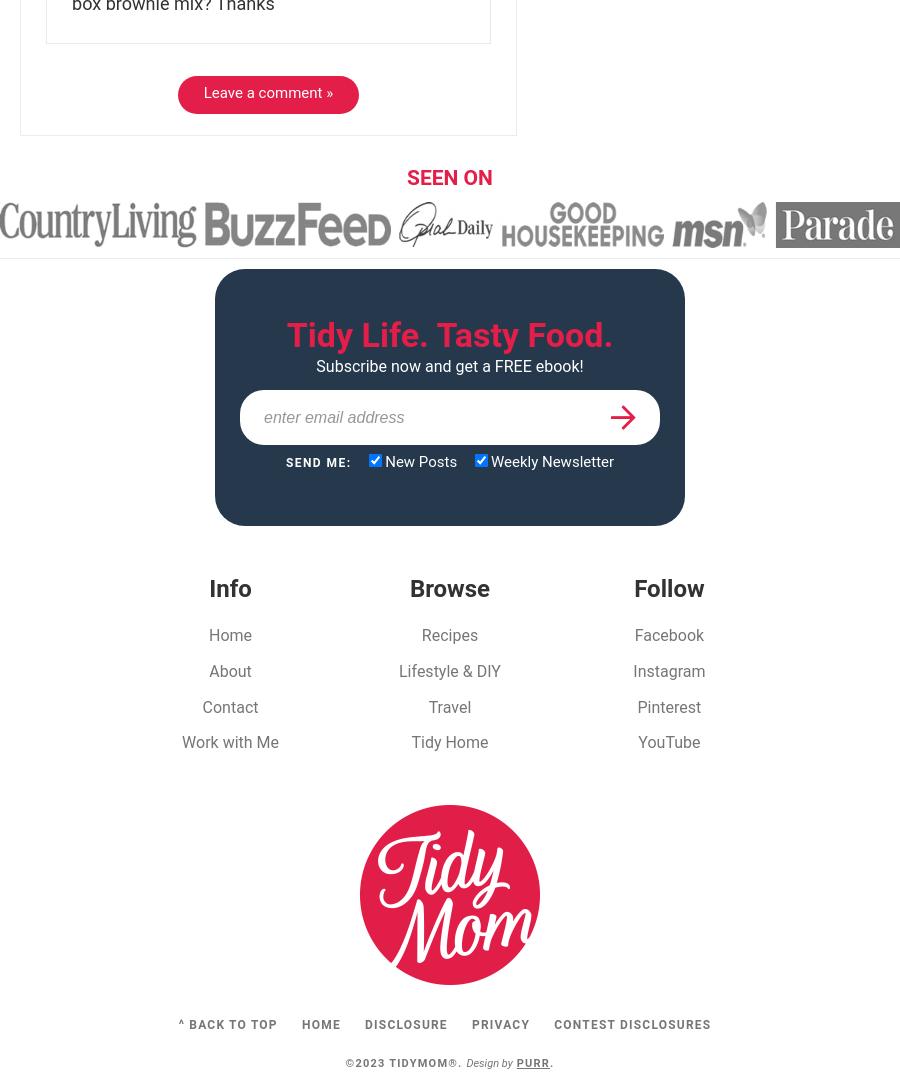 The height and width of the screenshot is (1072, 900). What do you see at coordinates (208, 670) in the screenshot?
I see `'About'` at bounding box center [208, 670].